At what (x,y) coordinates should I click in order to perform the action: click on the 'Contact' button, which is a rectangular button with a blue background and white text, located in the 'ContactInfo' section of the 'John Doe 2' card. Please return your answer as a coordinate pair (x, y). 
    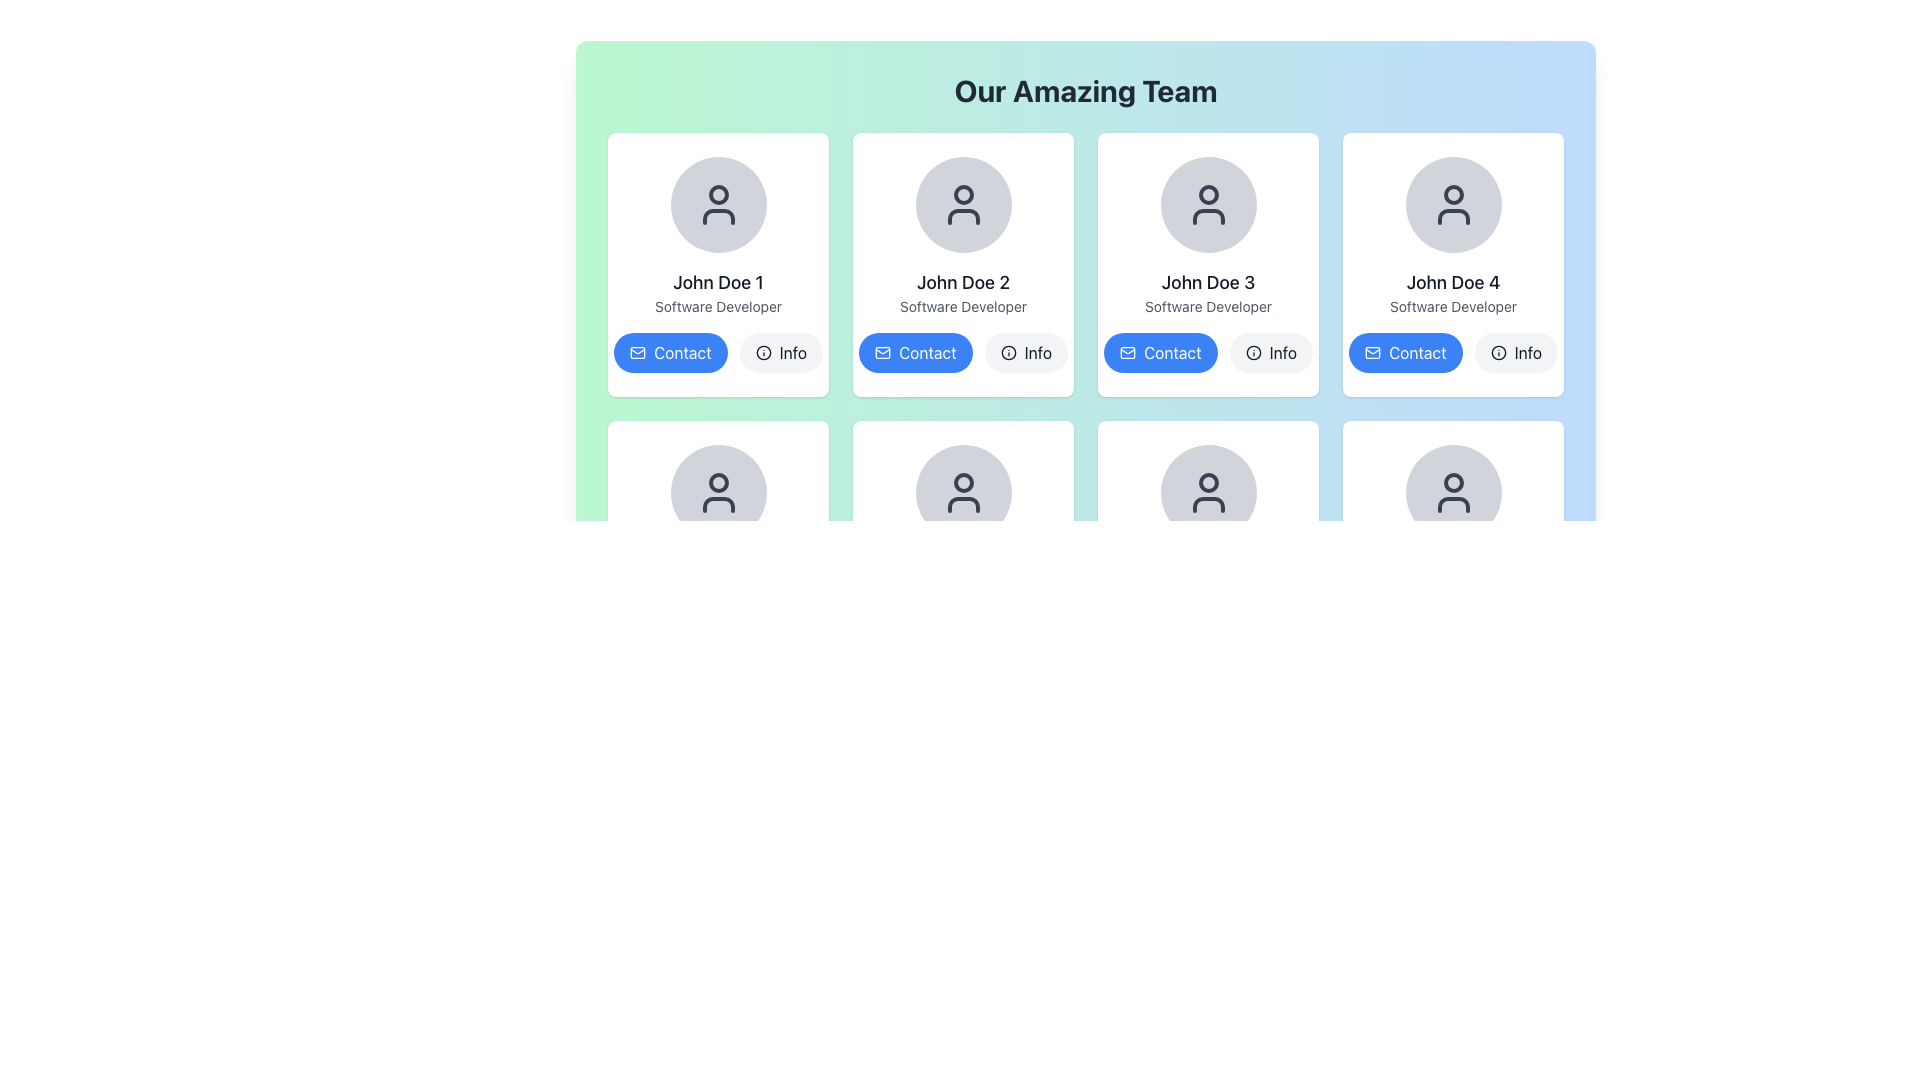
    Looking at the image, I should click on (963, 352).